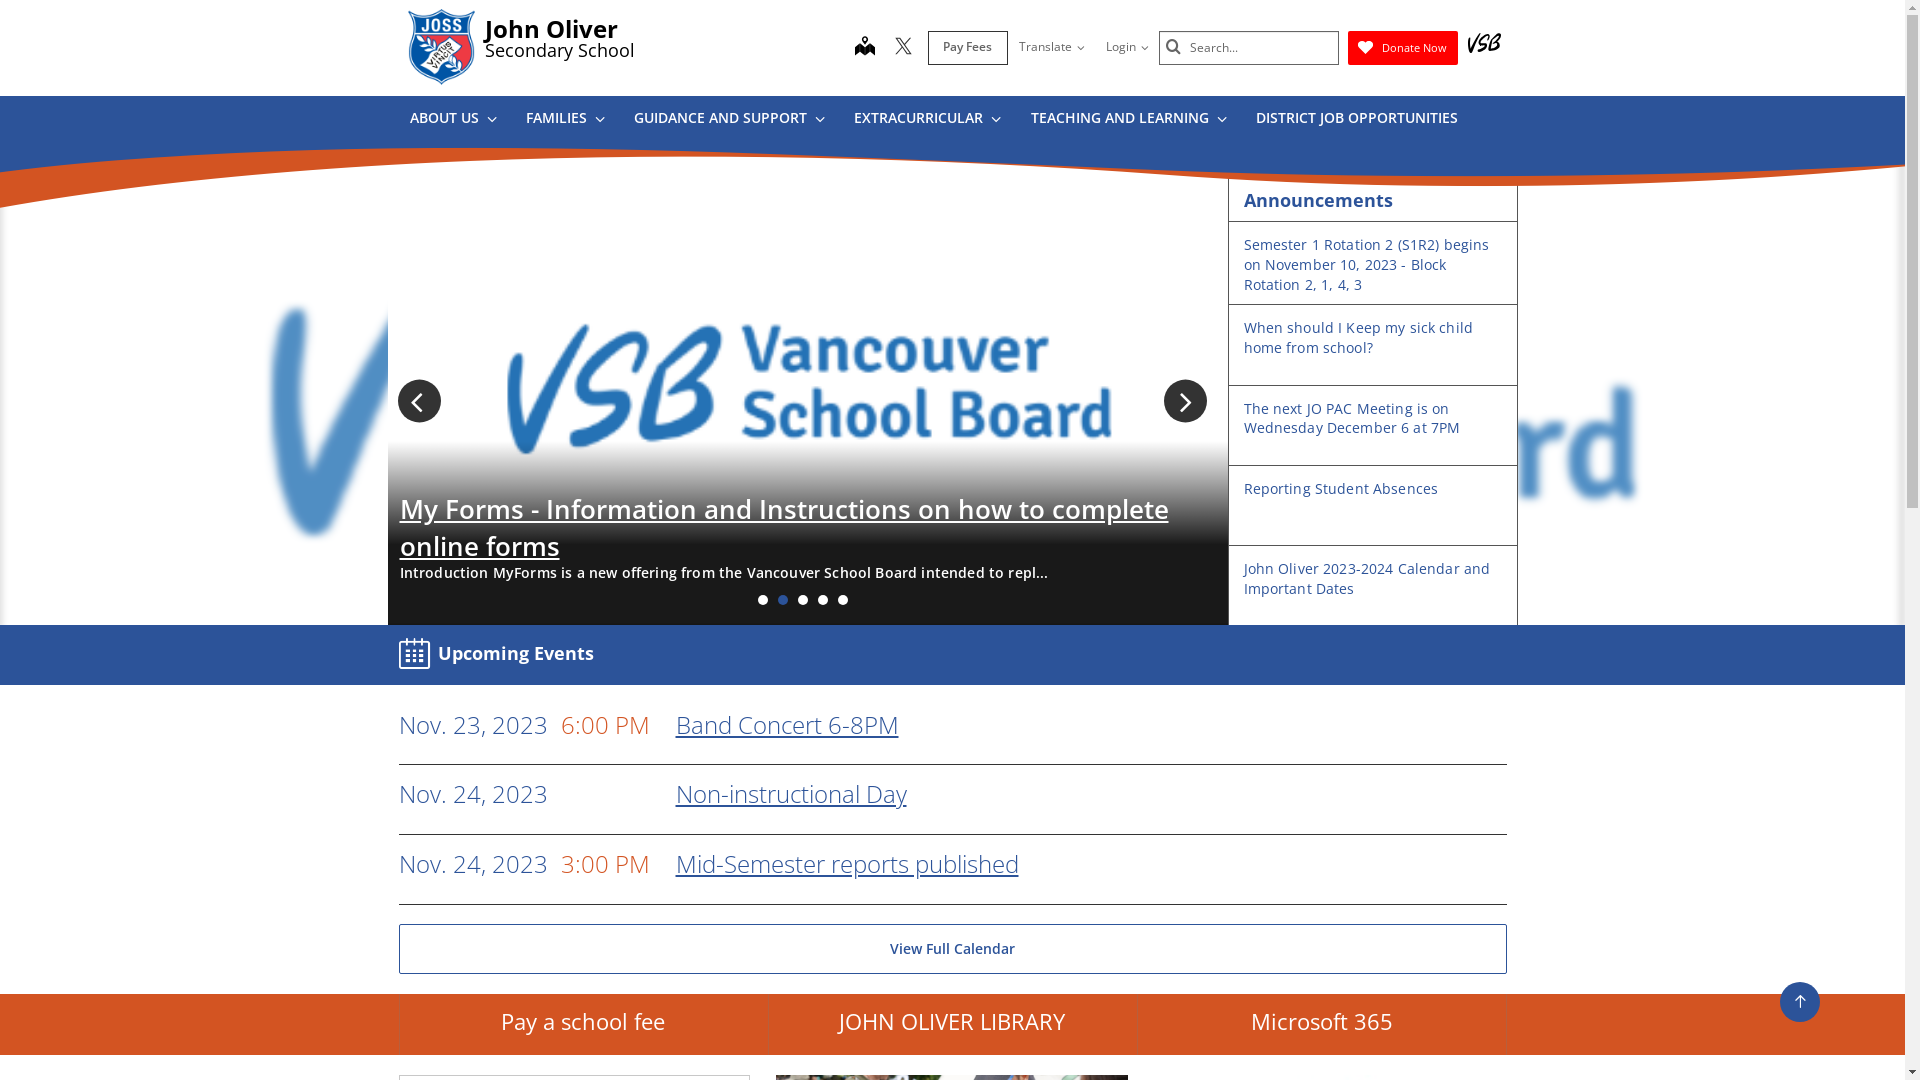 Image resolution: width=1920 pixels, height=1080 pixels. What do you see at coordinates (1352, 417) in the screenshot?
I see `'The next JO PAC Meeting is on Wednesday December 6 at 7PM'` at bounding box center [1352, 417].